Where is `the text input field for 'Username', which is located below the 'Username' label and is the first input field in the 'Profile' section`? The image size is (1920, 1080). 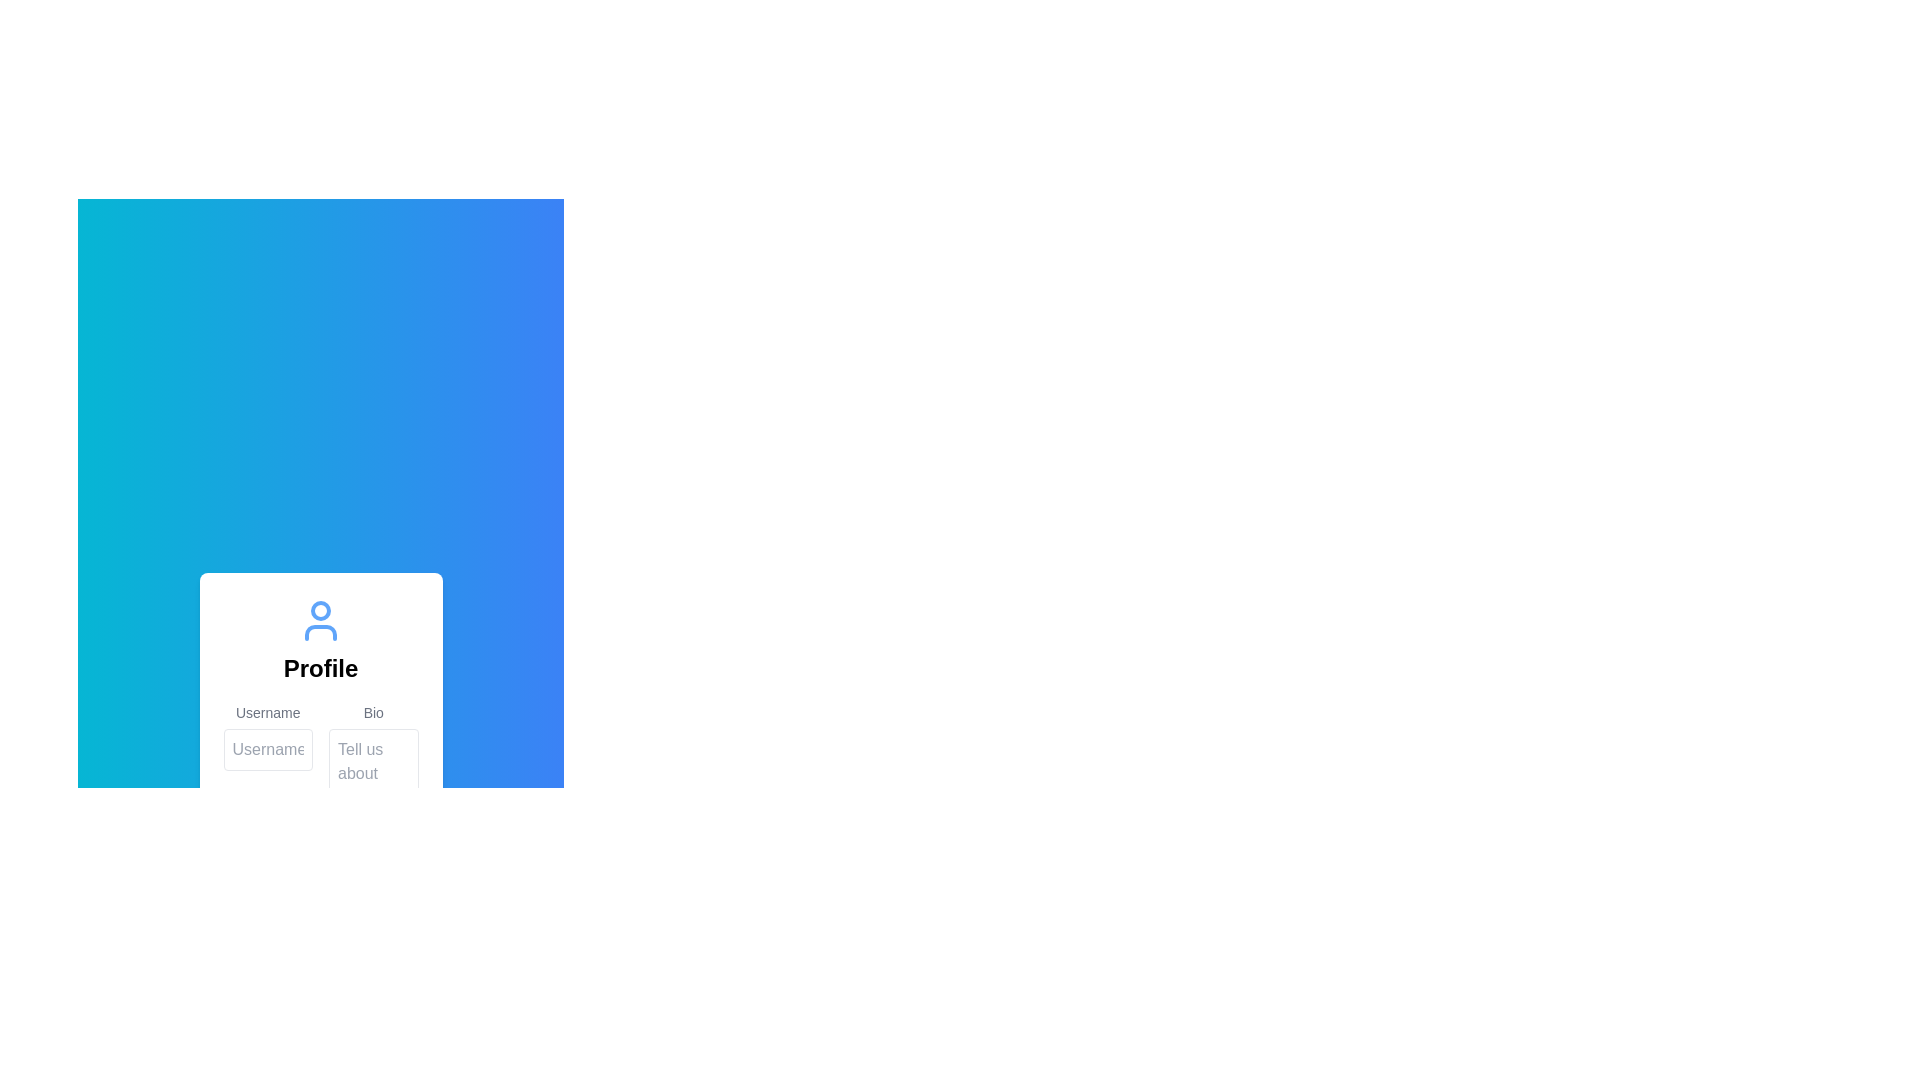
the text input field for 'Username', which is located below the 'Username' label and is the first input field in the 'Profile' section is located at coordinates (267, 749).